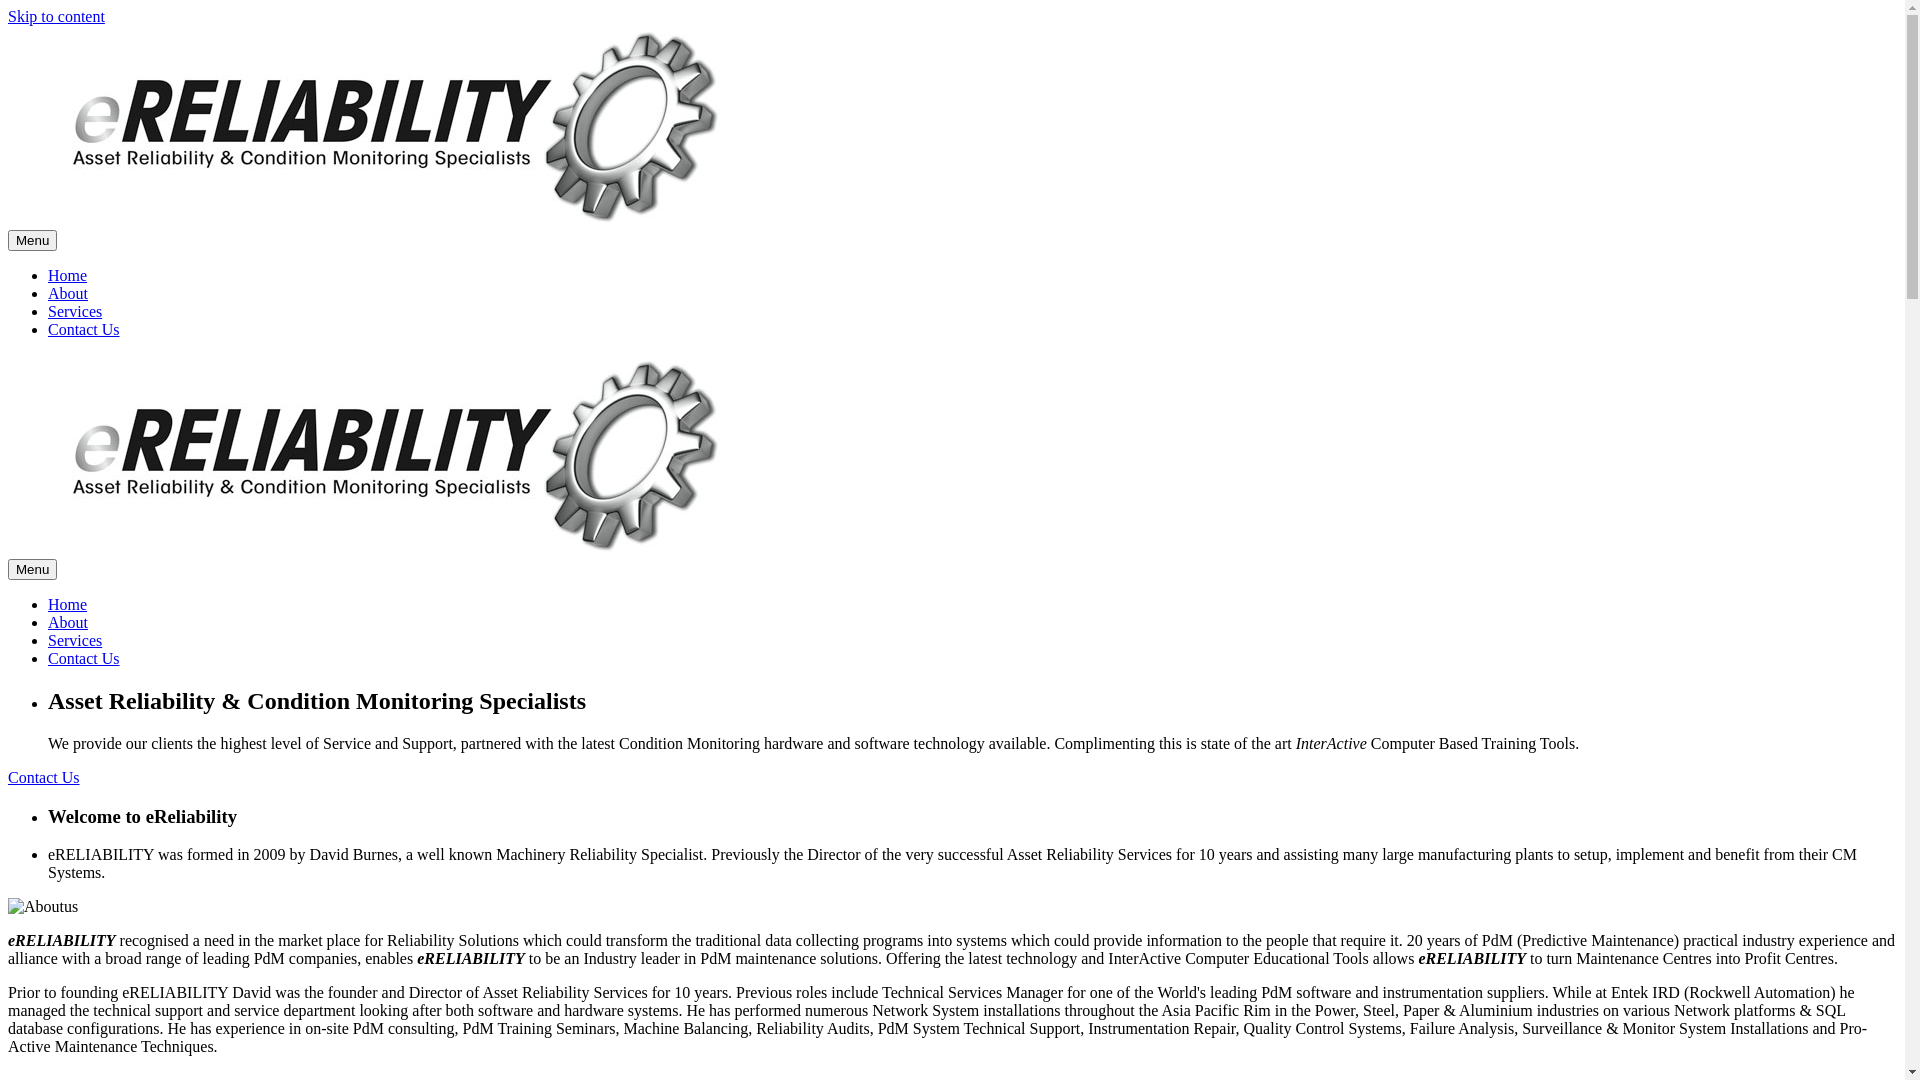 The image size is (1920, 1080). Describe the element at coordinates (8, 239) in the screenshot. I see `'Menu'` at that location.